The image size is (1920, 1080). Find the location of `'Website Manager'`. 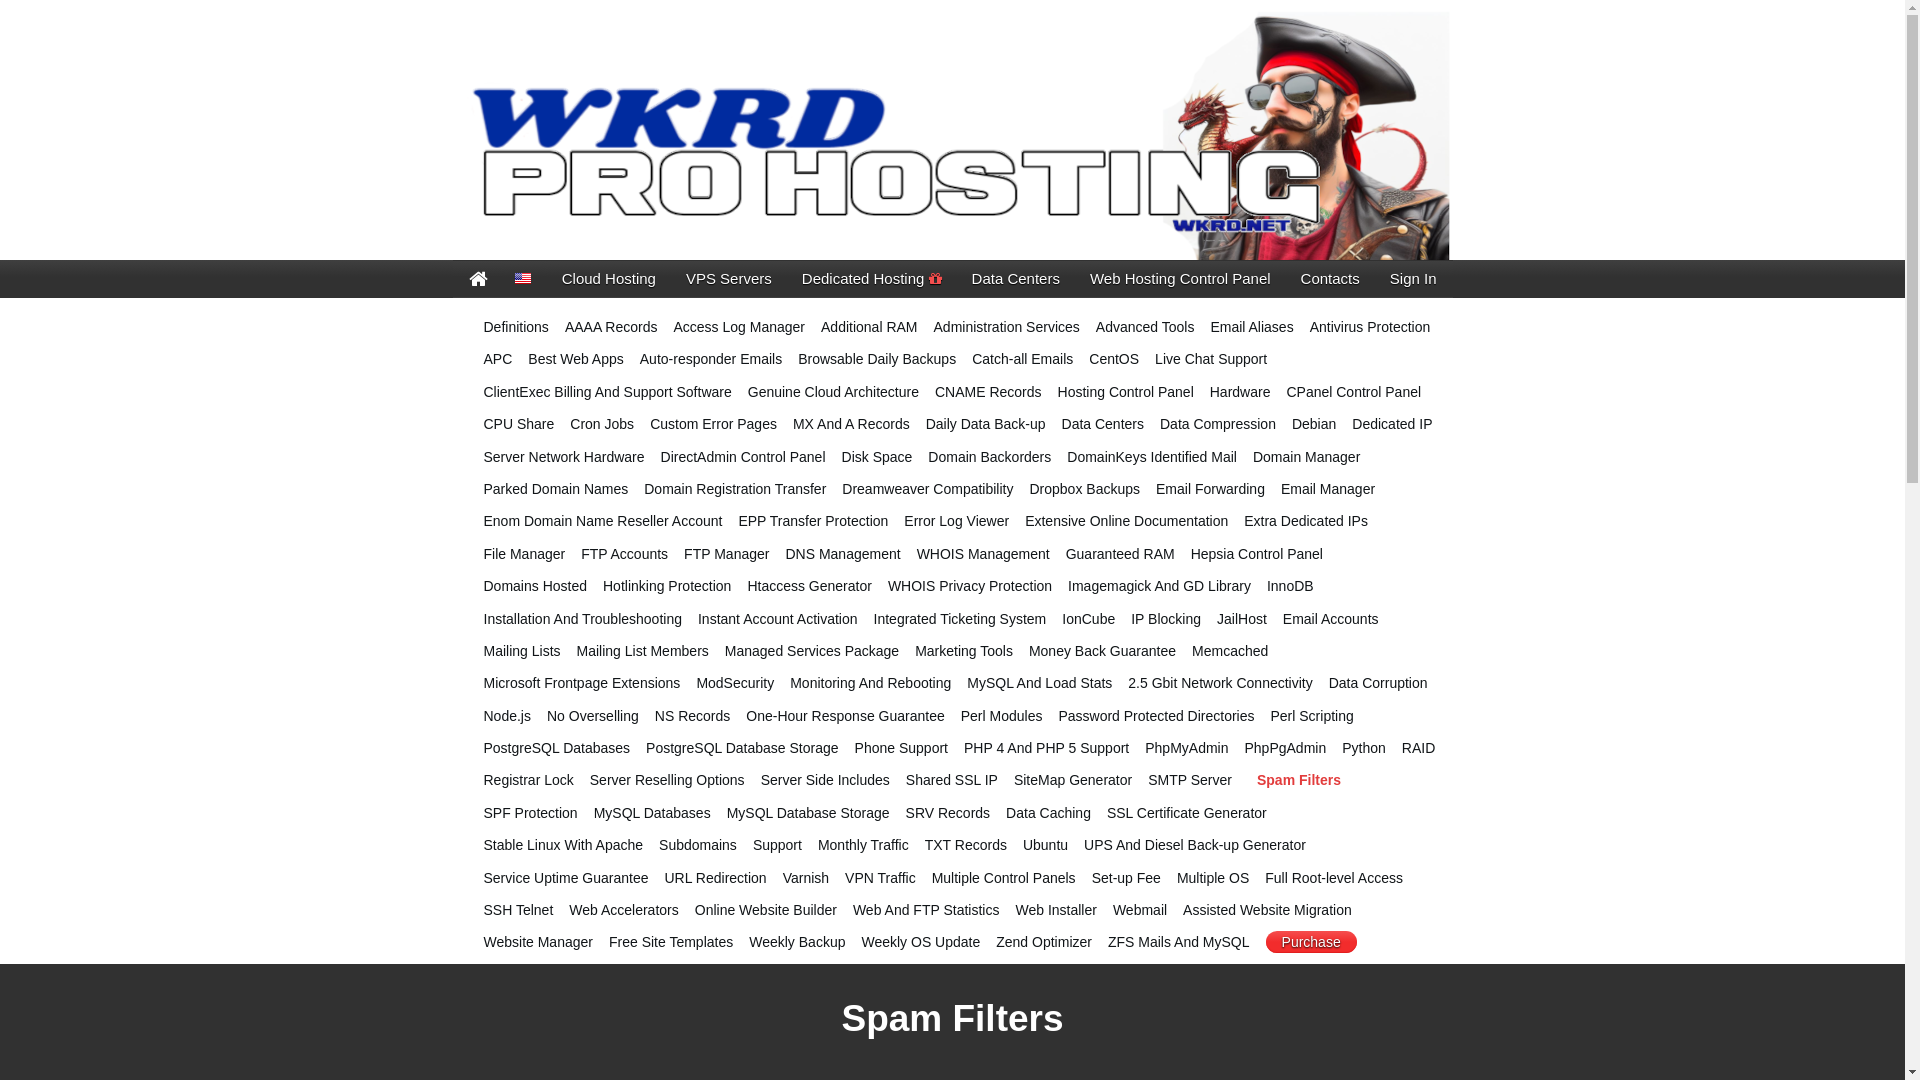

'Website Manager' is located at coordinates (538, 941).